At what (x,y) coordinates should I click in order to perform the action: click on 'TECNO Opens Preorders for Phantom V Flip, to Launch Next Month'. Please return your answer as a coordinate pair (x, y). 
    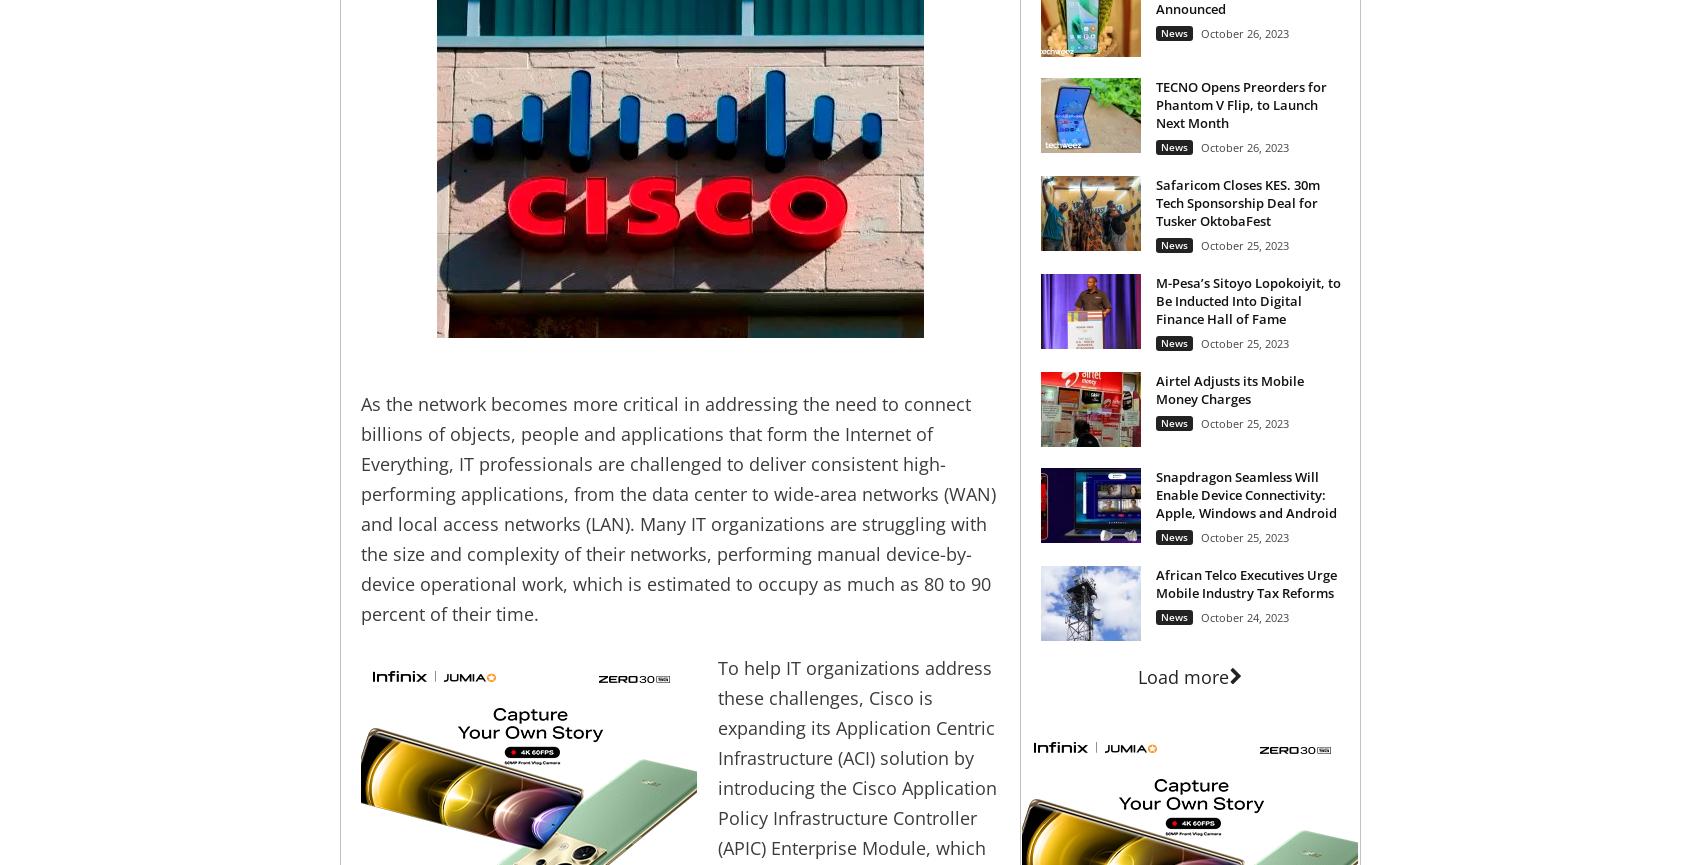
    Looking at the image, I should click on (1239, 103).